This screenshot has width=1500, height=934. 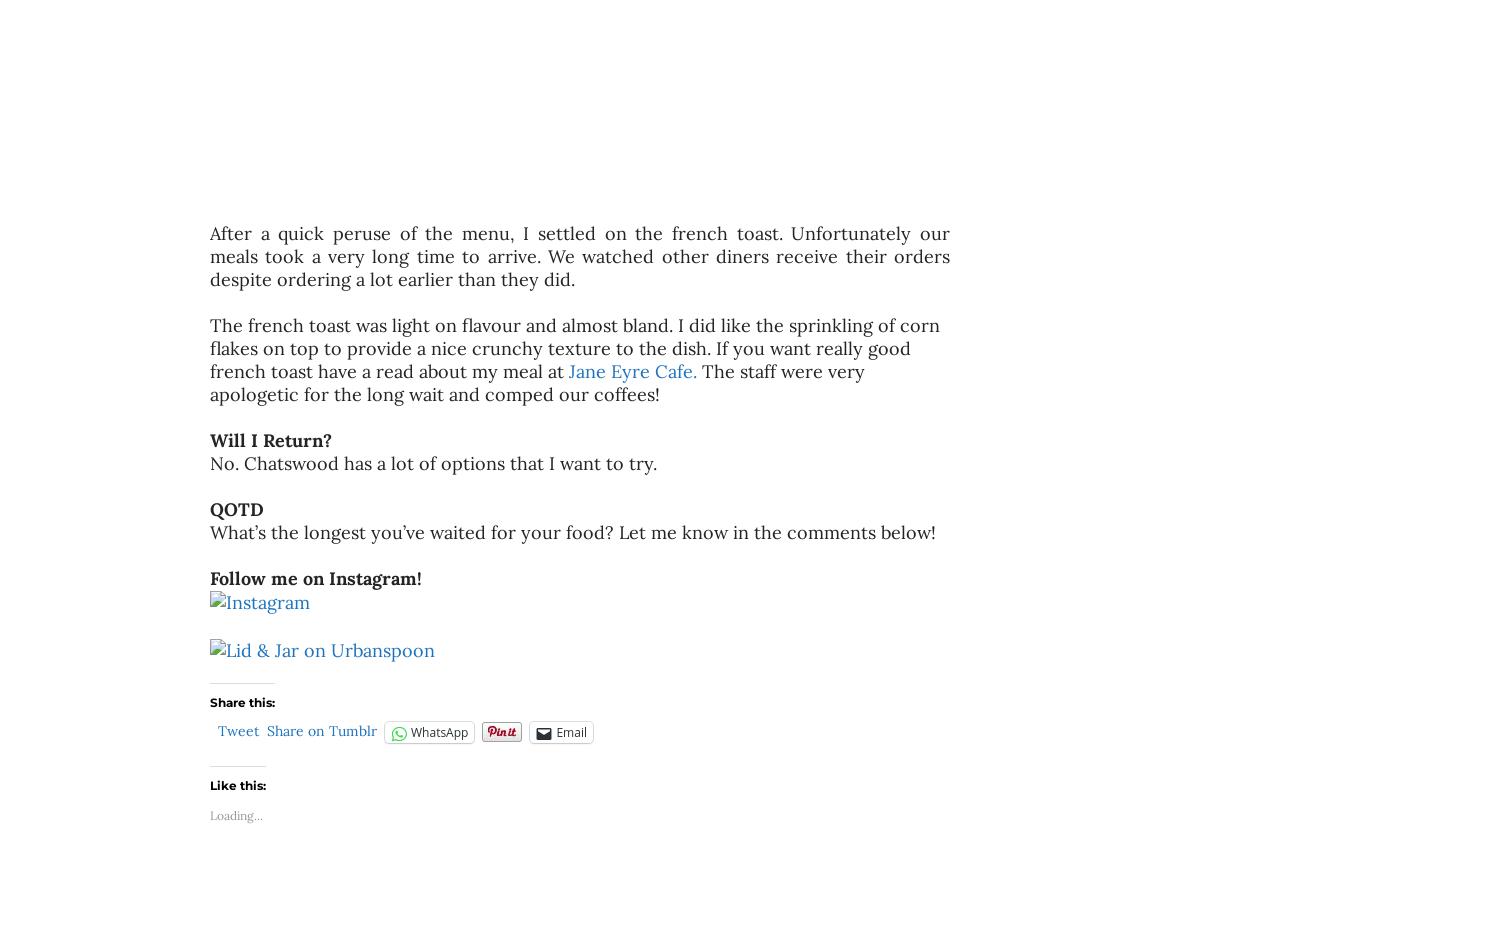 I want to click on 'No. Chatswood has a lot of options that I want to try.', so click(x=436, y=463).